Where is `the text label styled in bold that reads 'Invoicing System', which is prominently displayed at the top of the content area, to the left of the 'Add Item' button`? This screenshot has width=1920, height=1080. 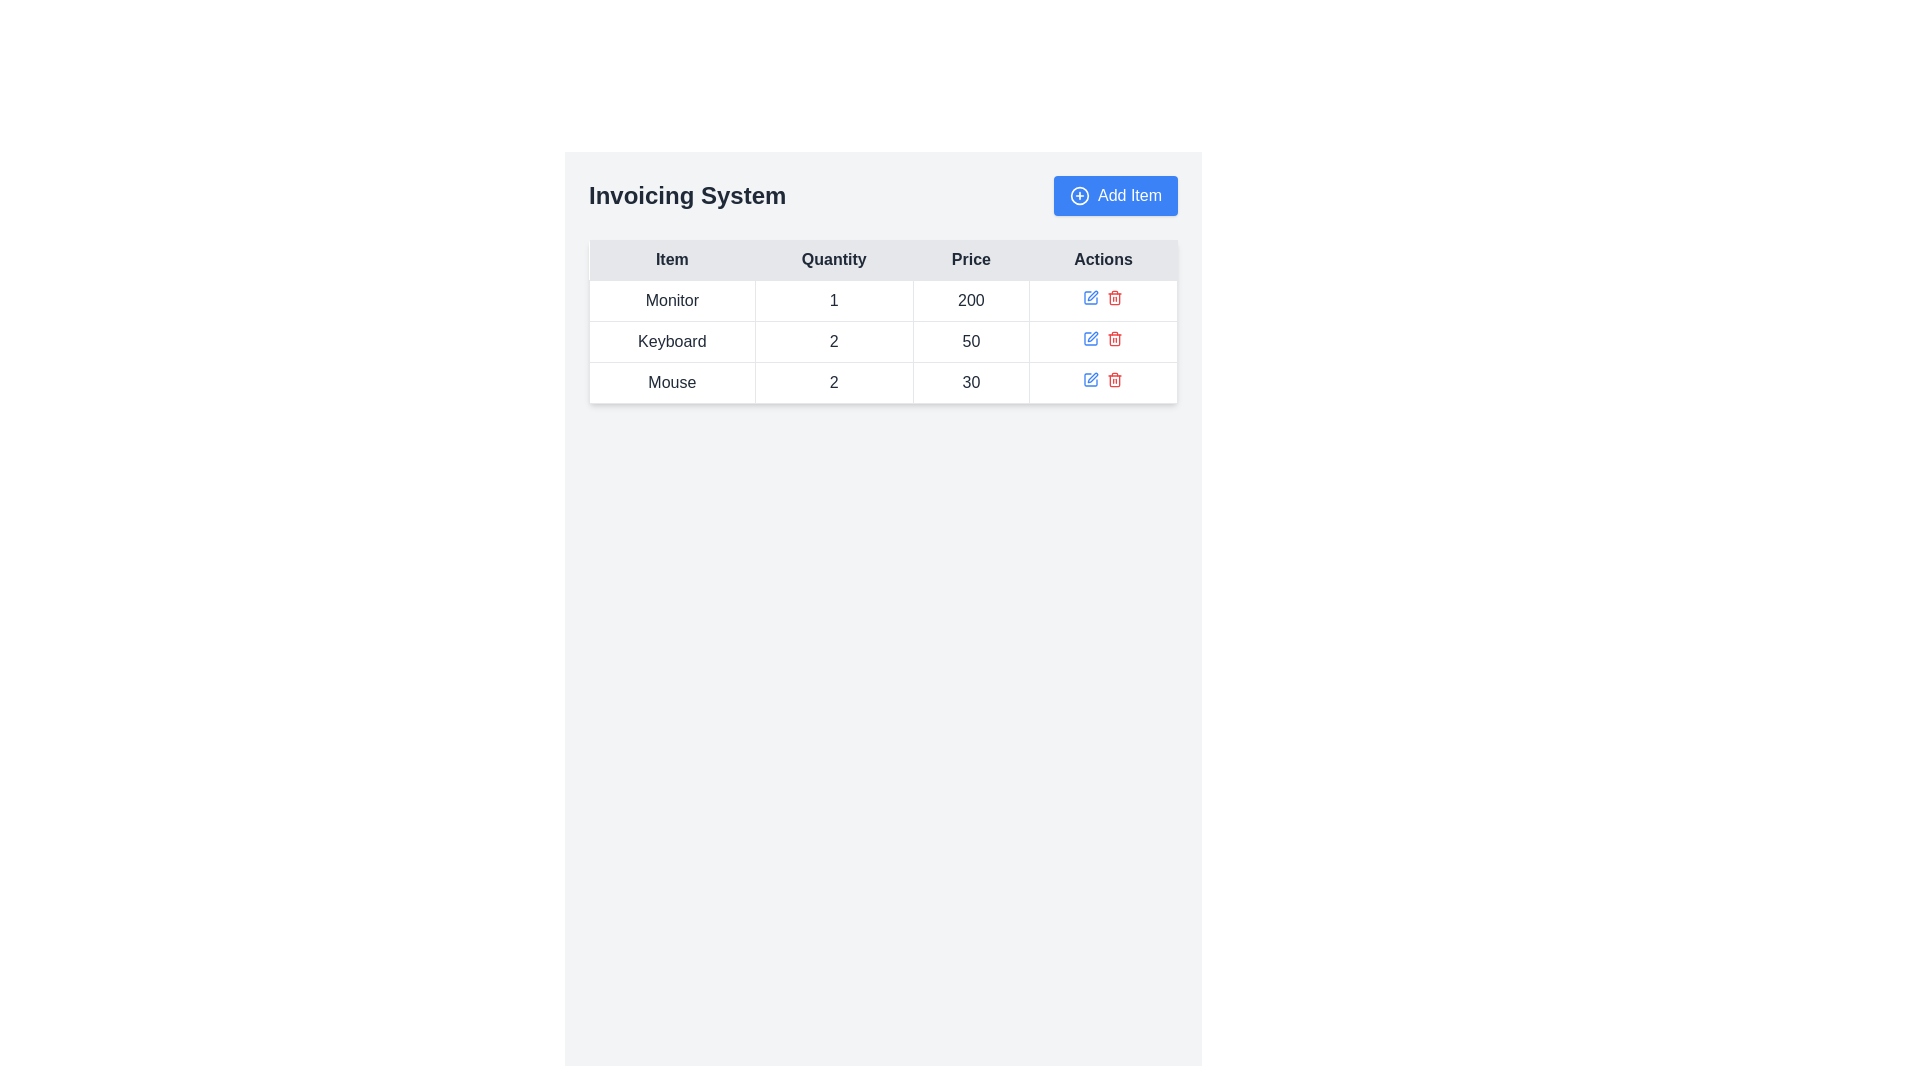
the text label styled in bold that reads 'Invoicing System', which is prominently displayed at the top of the content area, to the left of the 'Add Item' button is located at coordinates (687, 196).